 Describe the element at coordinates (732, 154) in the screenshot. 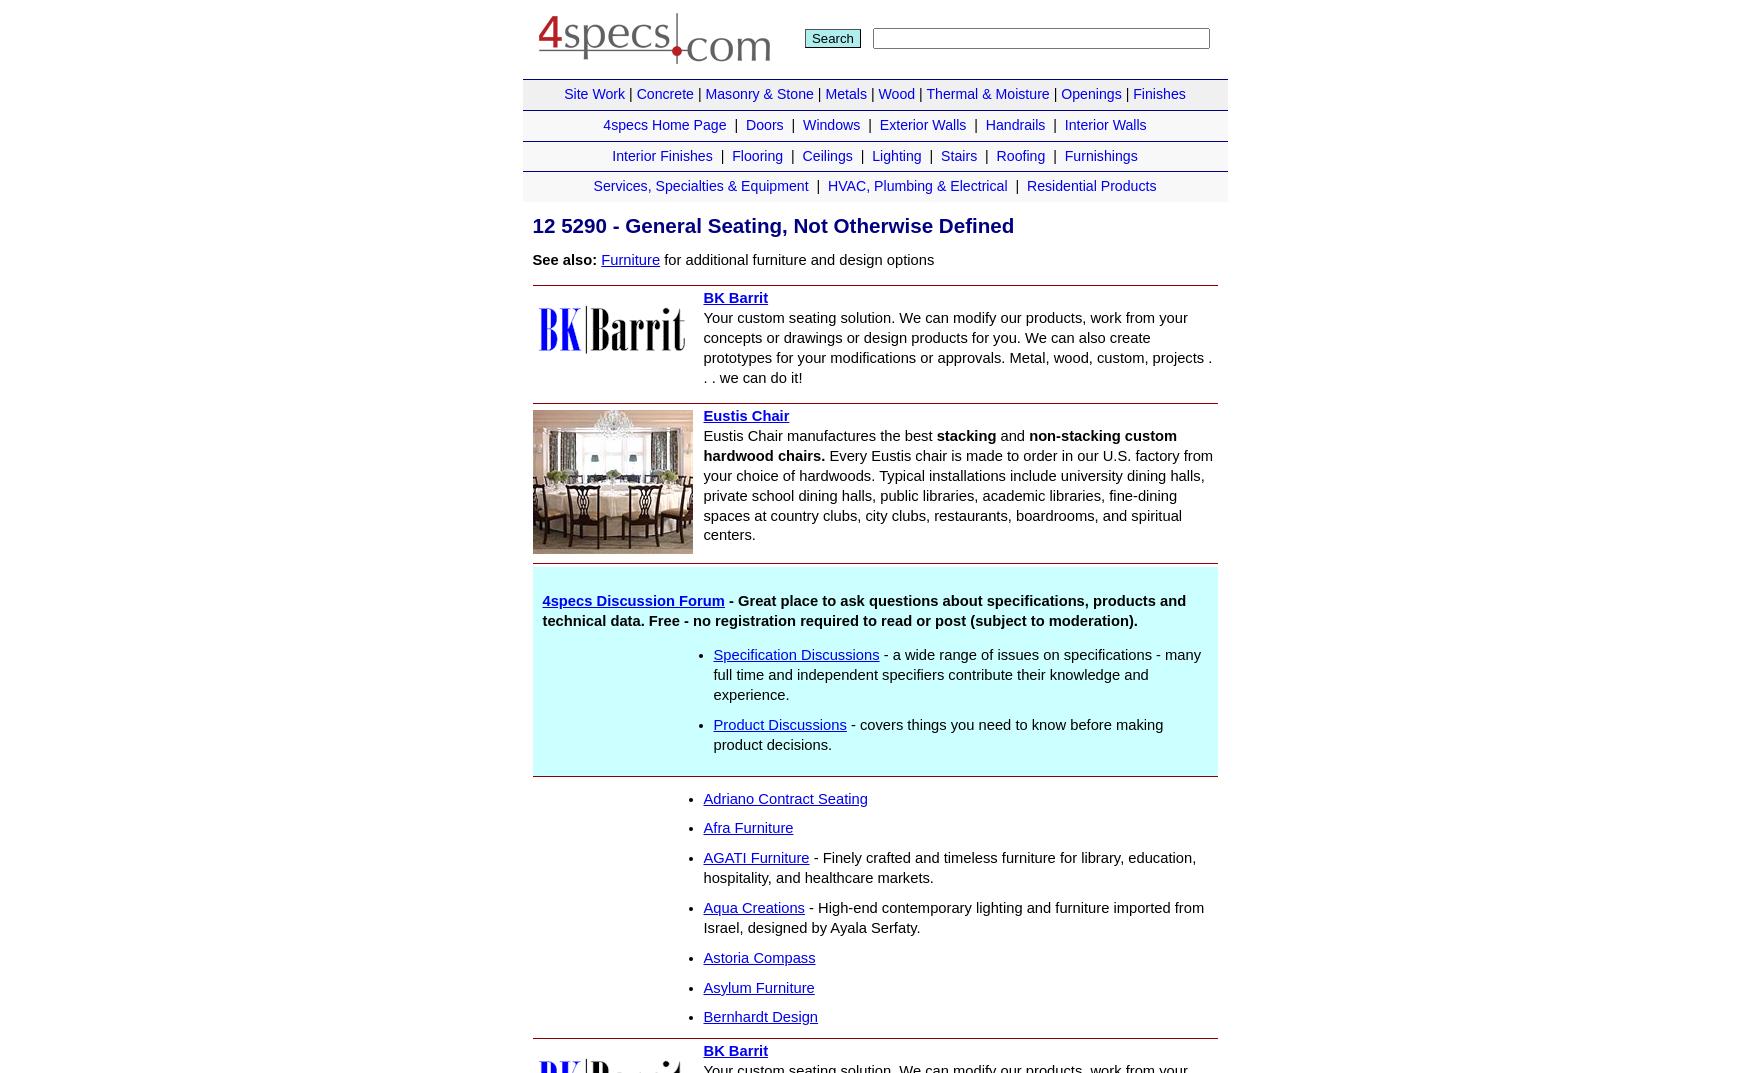

I see `'Flooring'` at that location.